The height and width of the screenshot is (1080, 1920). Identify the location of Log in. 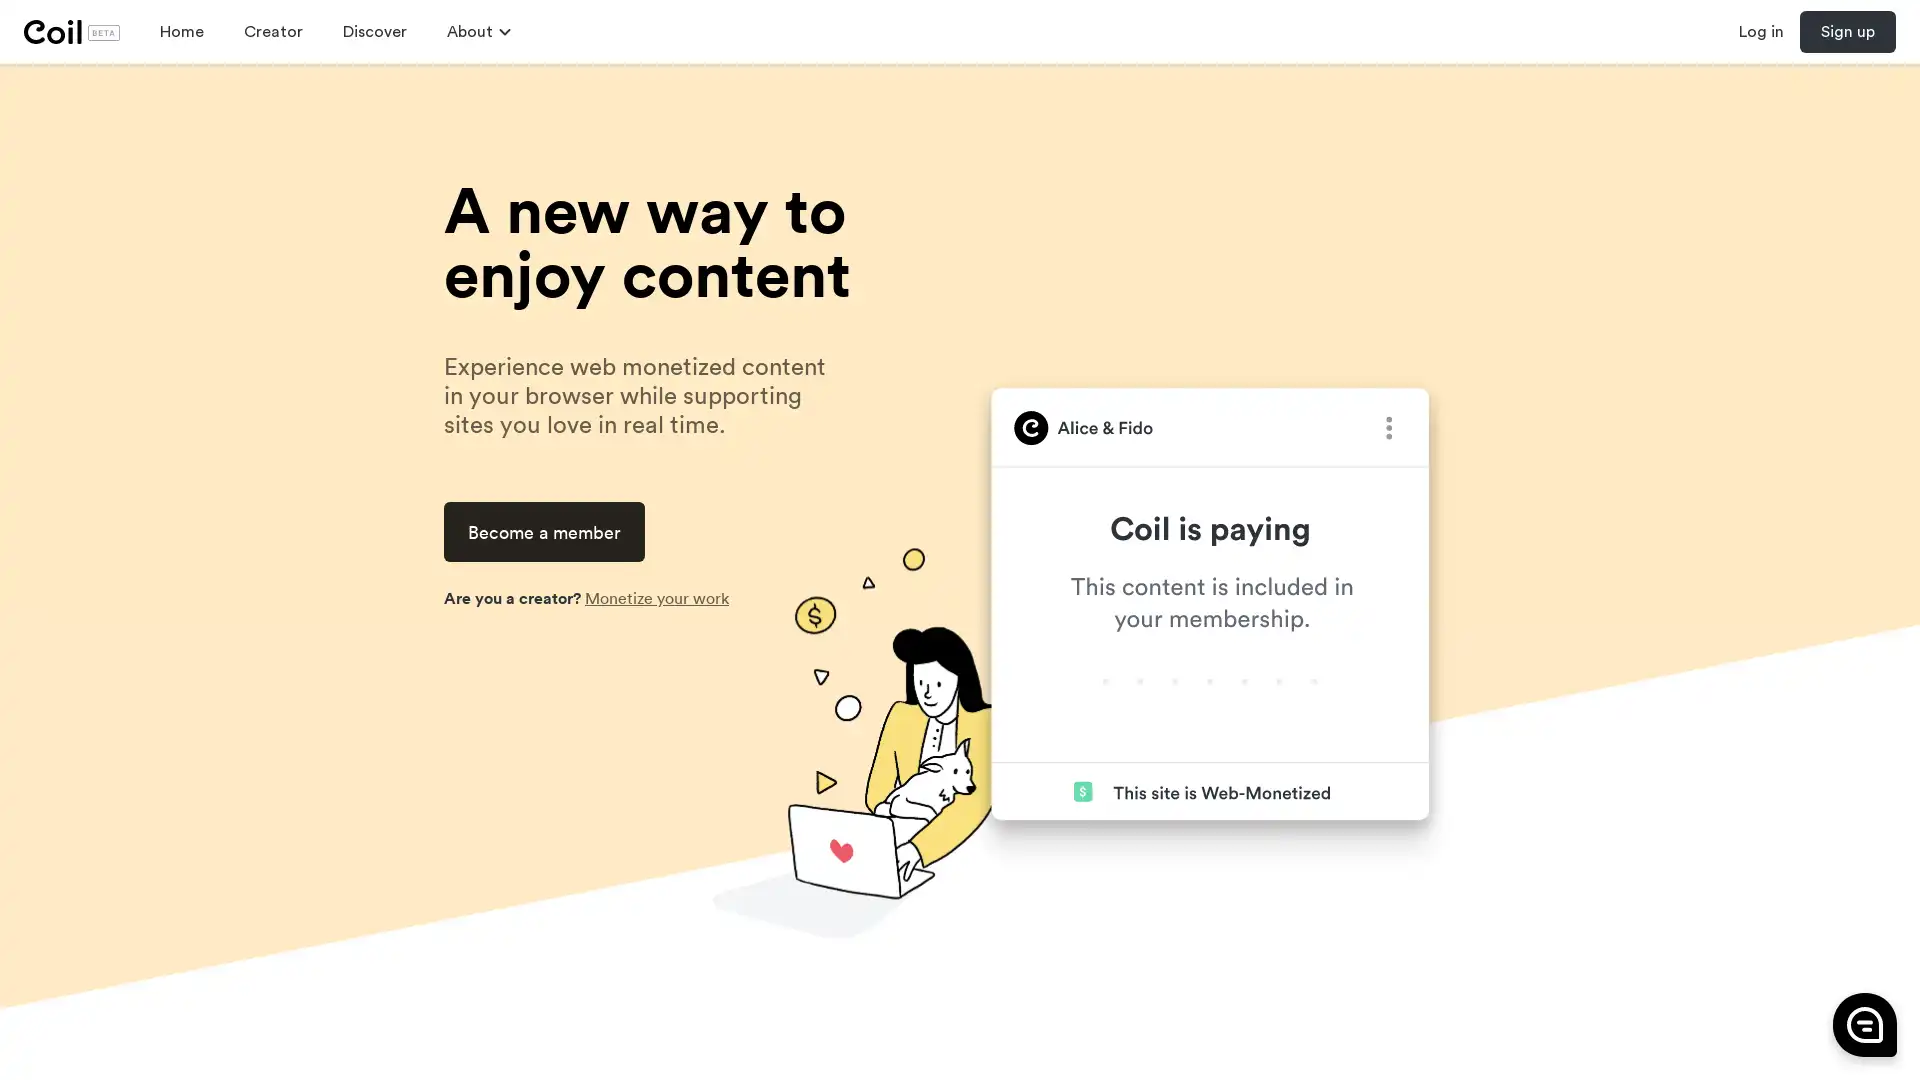
(1761, 31).